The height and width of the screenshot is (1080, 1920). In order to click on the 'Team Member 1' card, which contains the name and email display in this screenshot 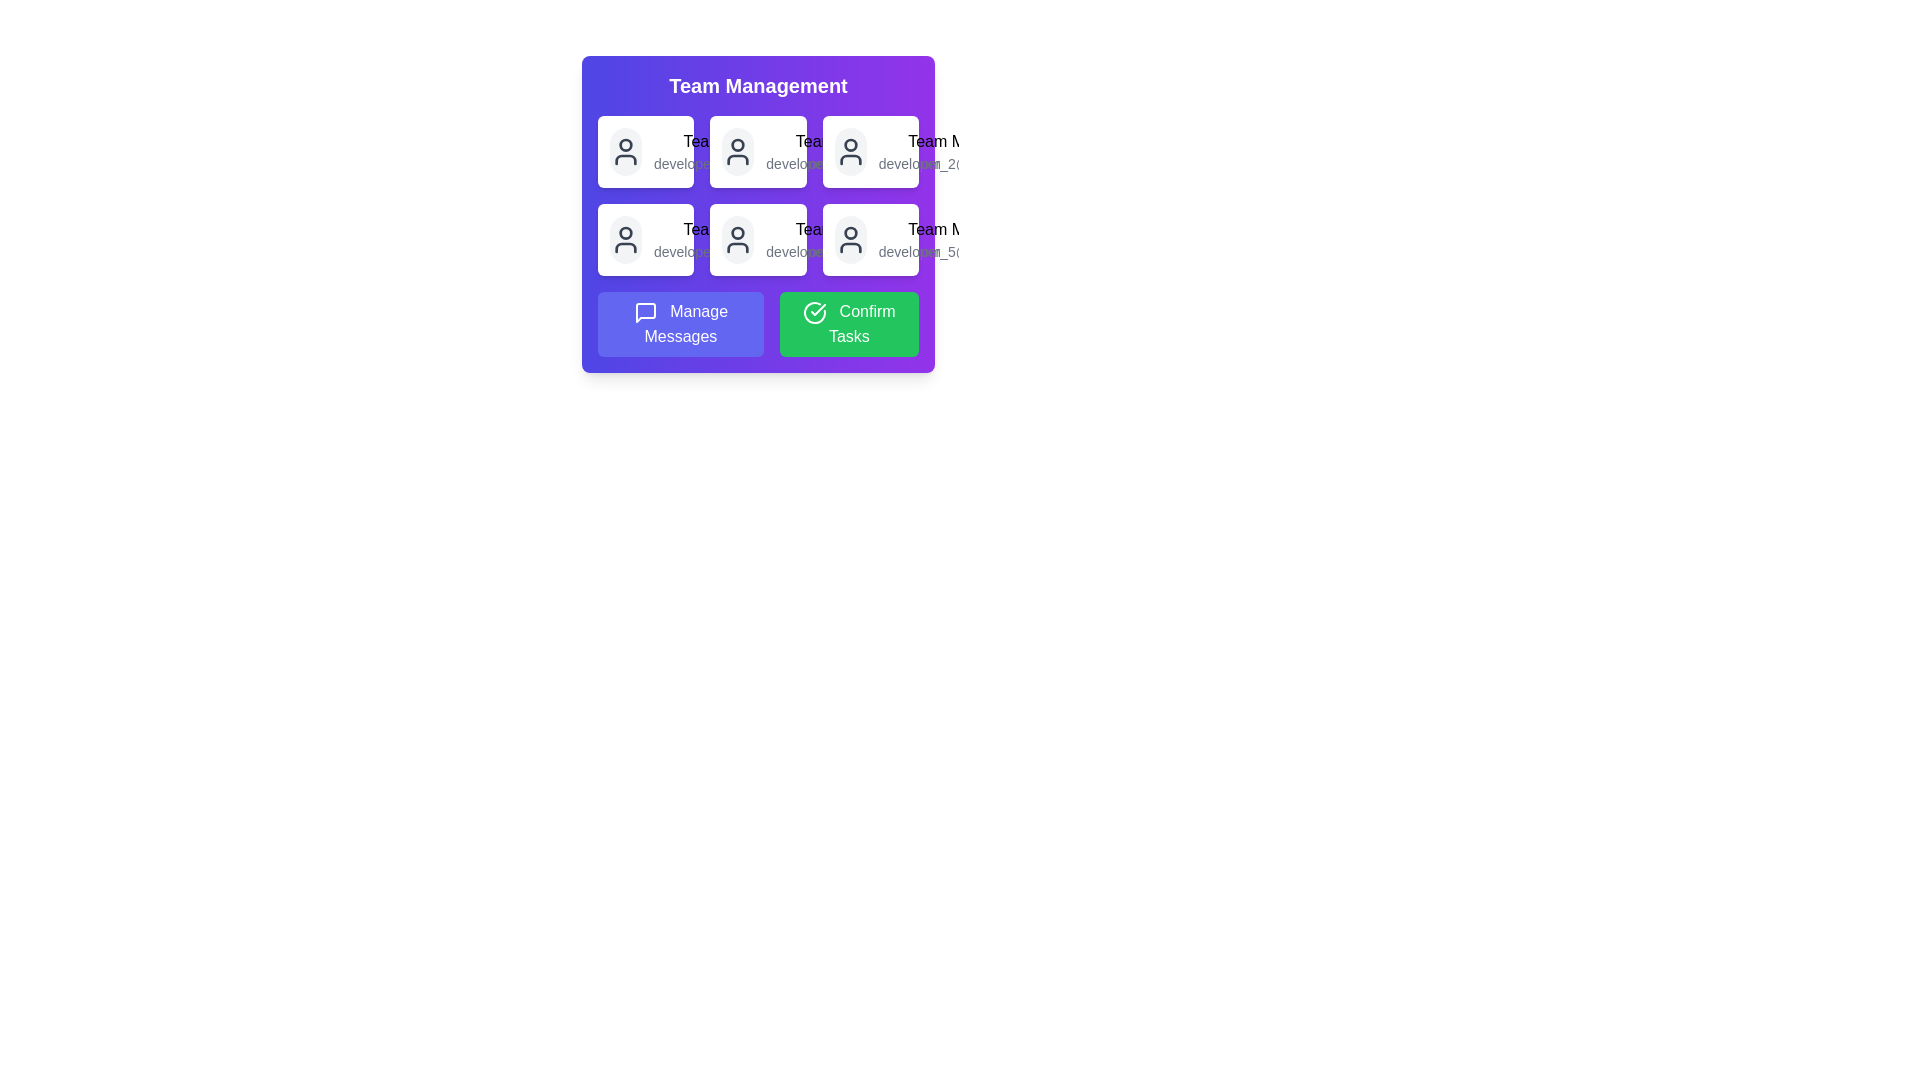, I will do `click(740, 150)`.